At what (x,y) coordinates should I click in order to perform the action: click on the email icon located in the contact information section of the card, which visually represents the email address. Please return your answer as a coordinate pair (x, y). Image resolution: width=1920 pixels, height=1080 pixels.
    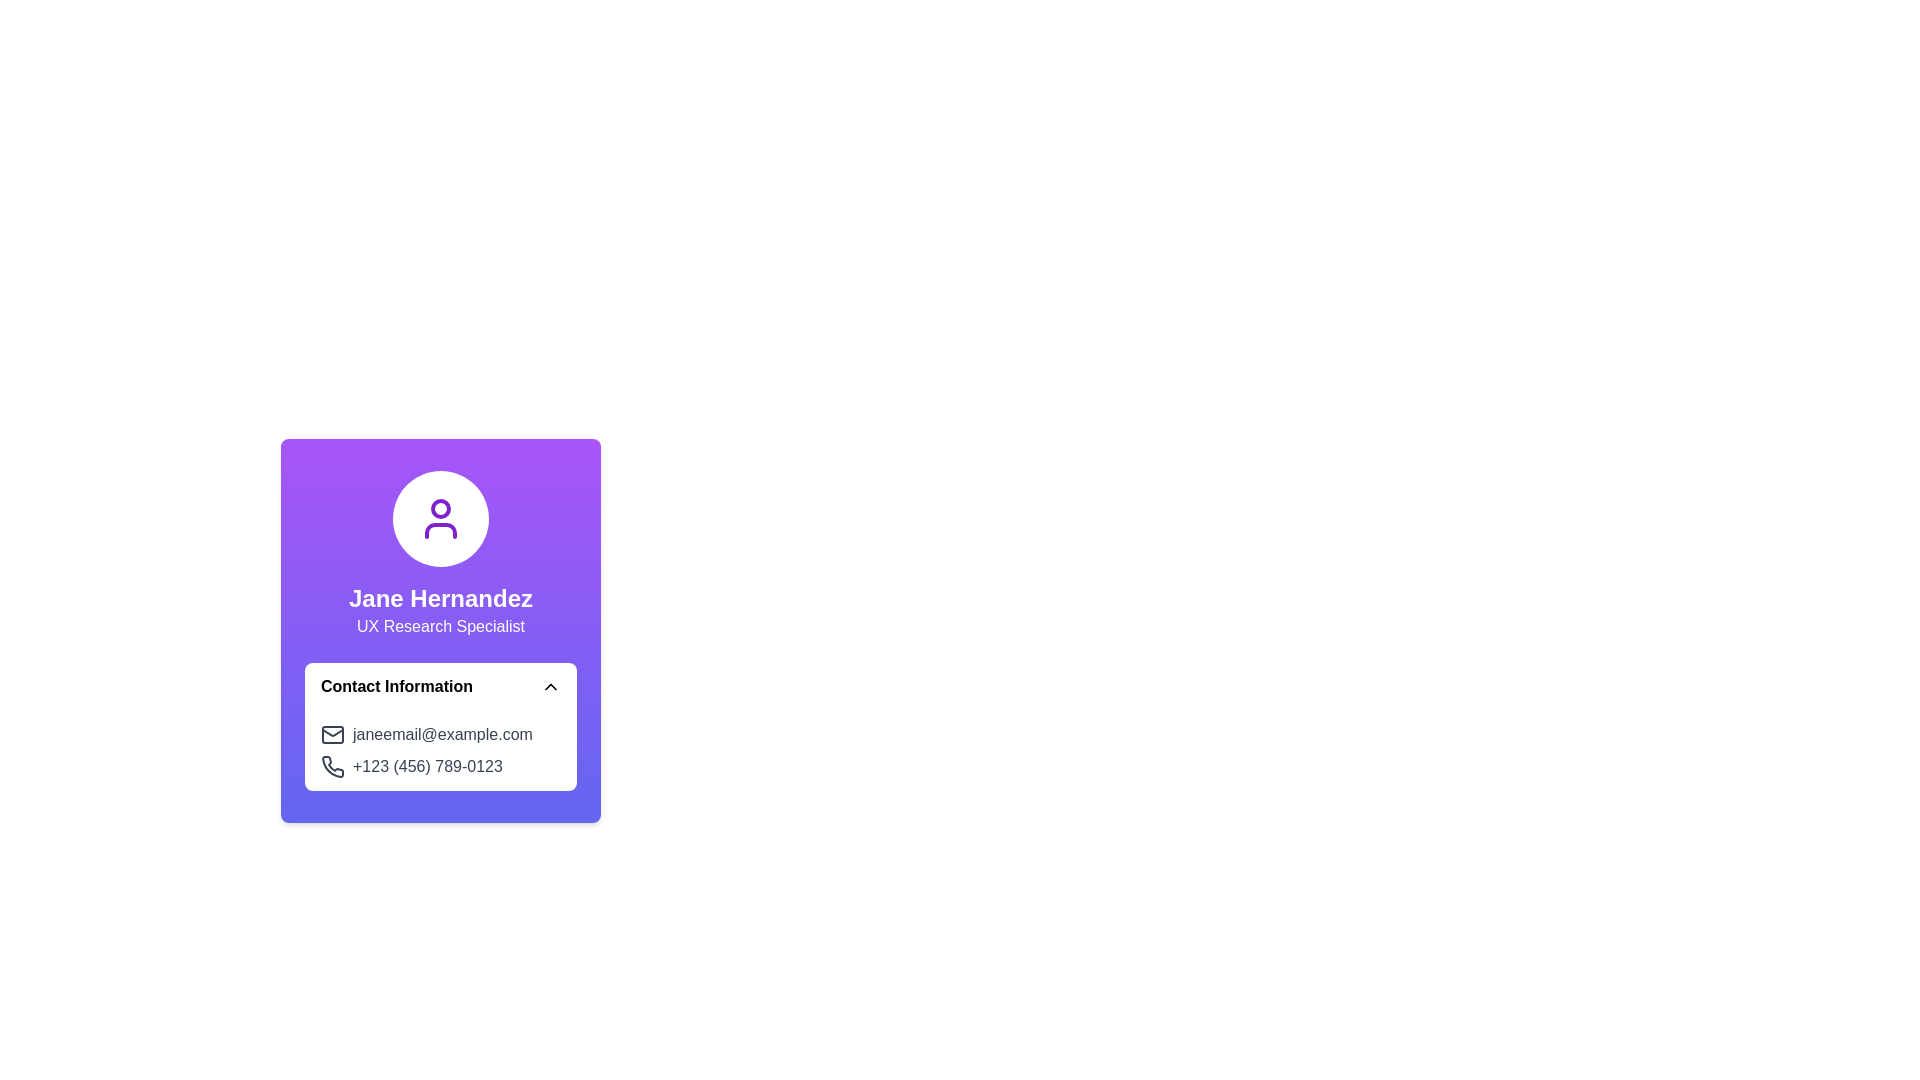
    Looking at the image, I should click on (332, 735).